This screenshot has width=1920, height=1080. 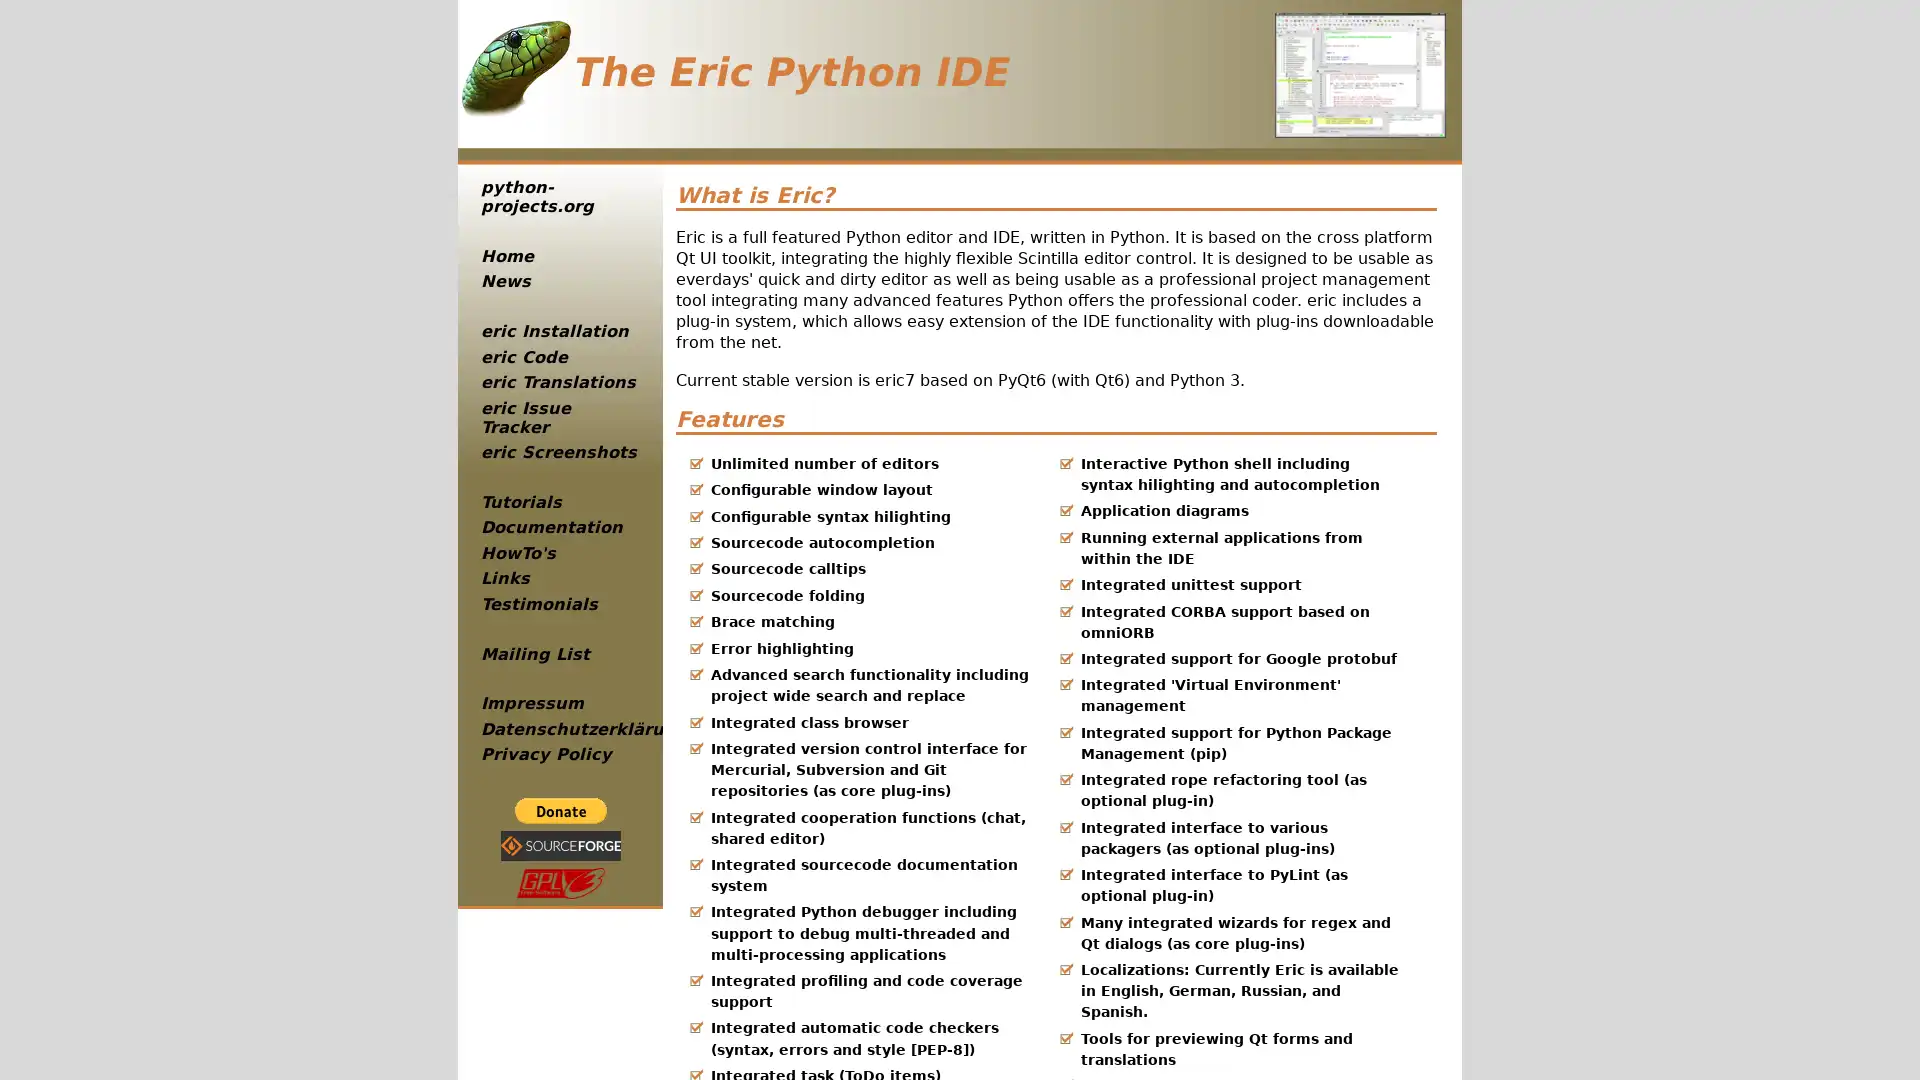 What do you see at coordinates (560, 810) in the screenshot?
I see `PayPal - The safer, easier way to pay online!` at bounding box center [560, 810].